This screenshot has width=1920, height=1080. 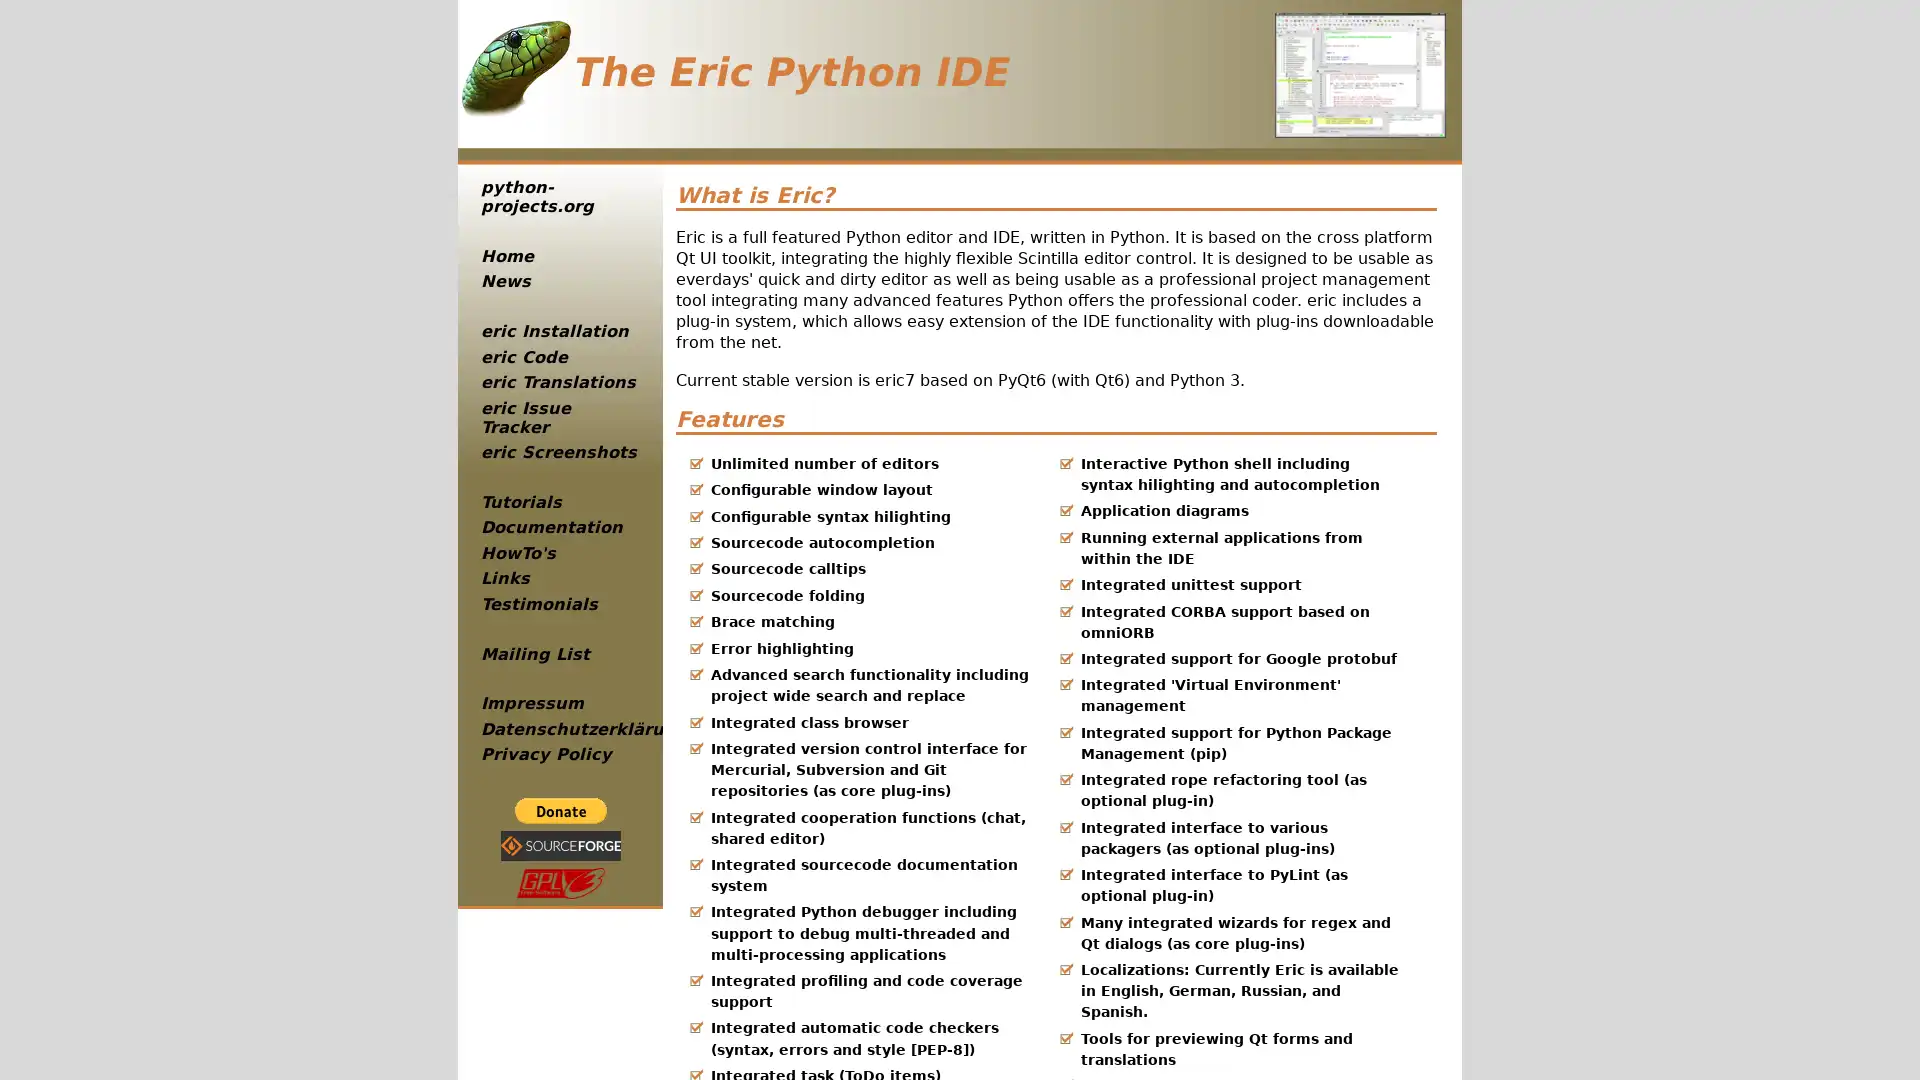 What do you see at coordinates (560, 810) in the screenshot?
I see `PayPal - The safer, easier way to pay online!` at bounding box center [560, 810].